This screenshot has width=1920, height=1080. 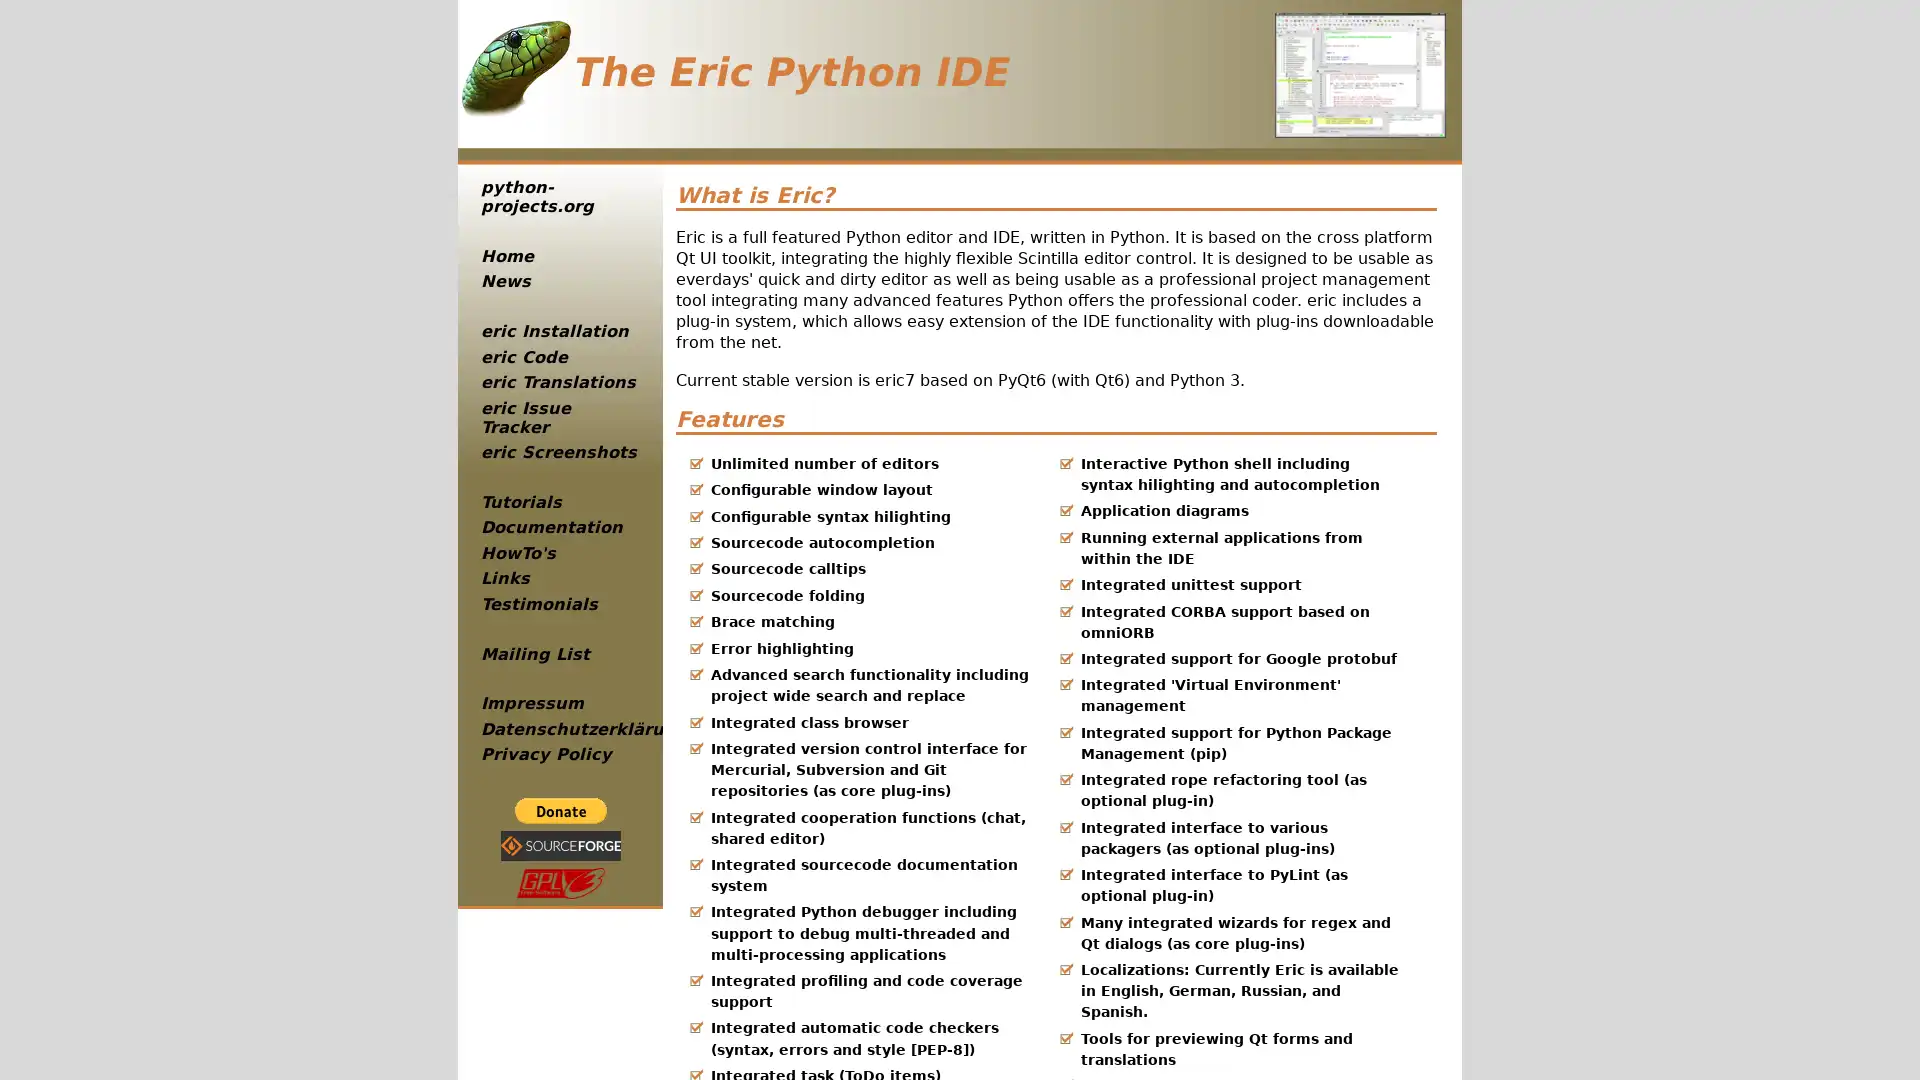 What do you see at coordinates (560, 810) in the screenshot?
I see `PayPal - The safer, easier way to pay online!` at bounding box center [560, 810].